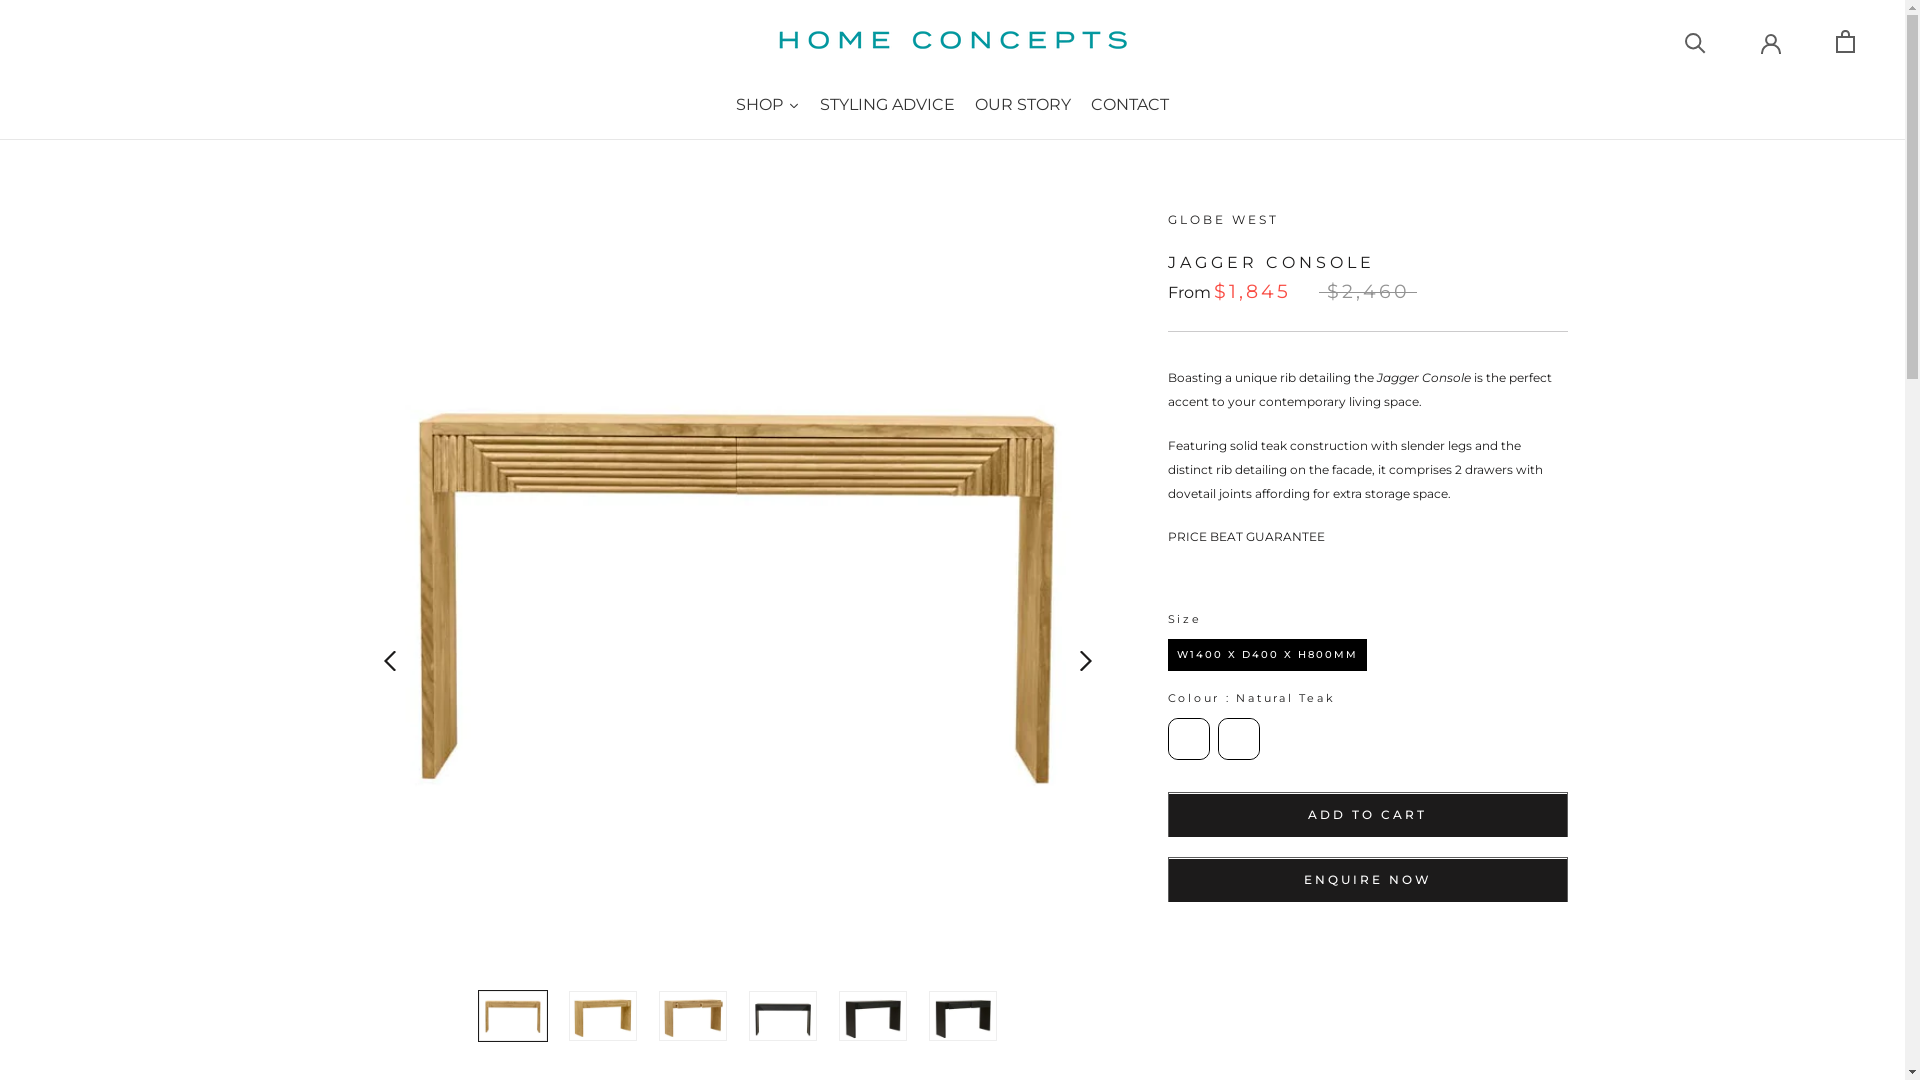  Describe the element at coordinates (1129, 104) in the screenshot. I see `'CONTACT'` at that location.